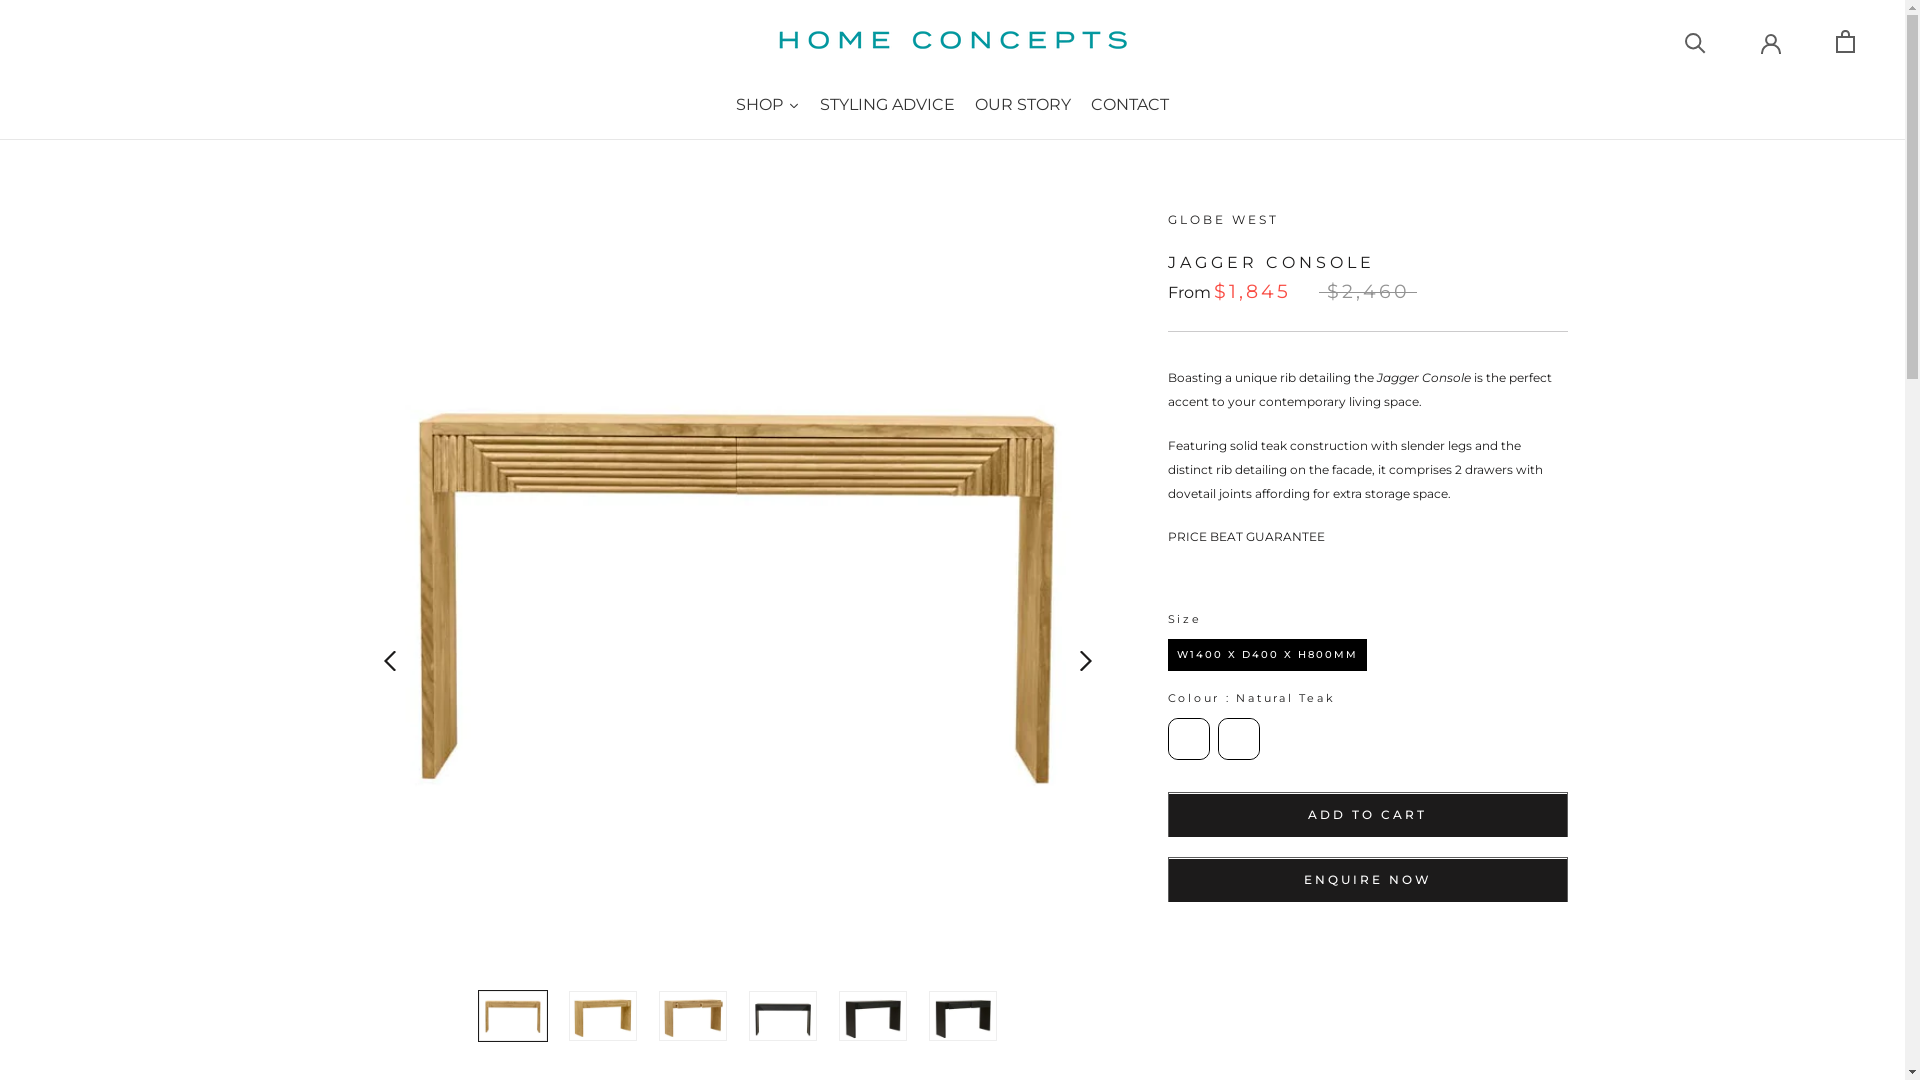  Describe the element at coordinates (1129, 104) in the screenshot. I see `'CONTACT'` at that location.